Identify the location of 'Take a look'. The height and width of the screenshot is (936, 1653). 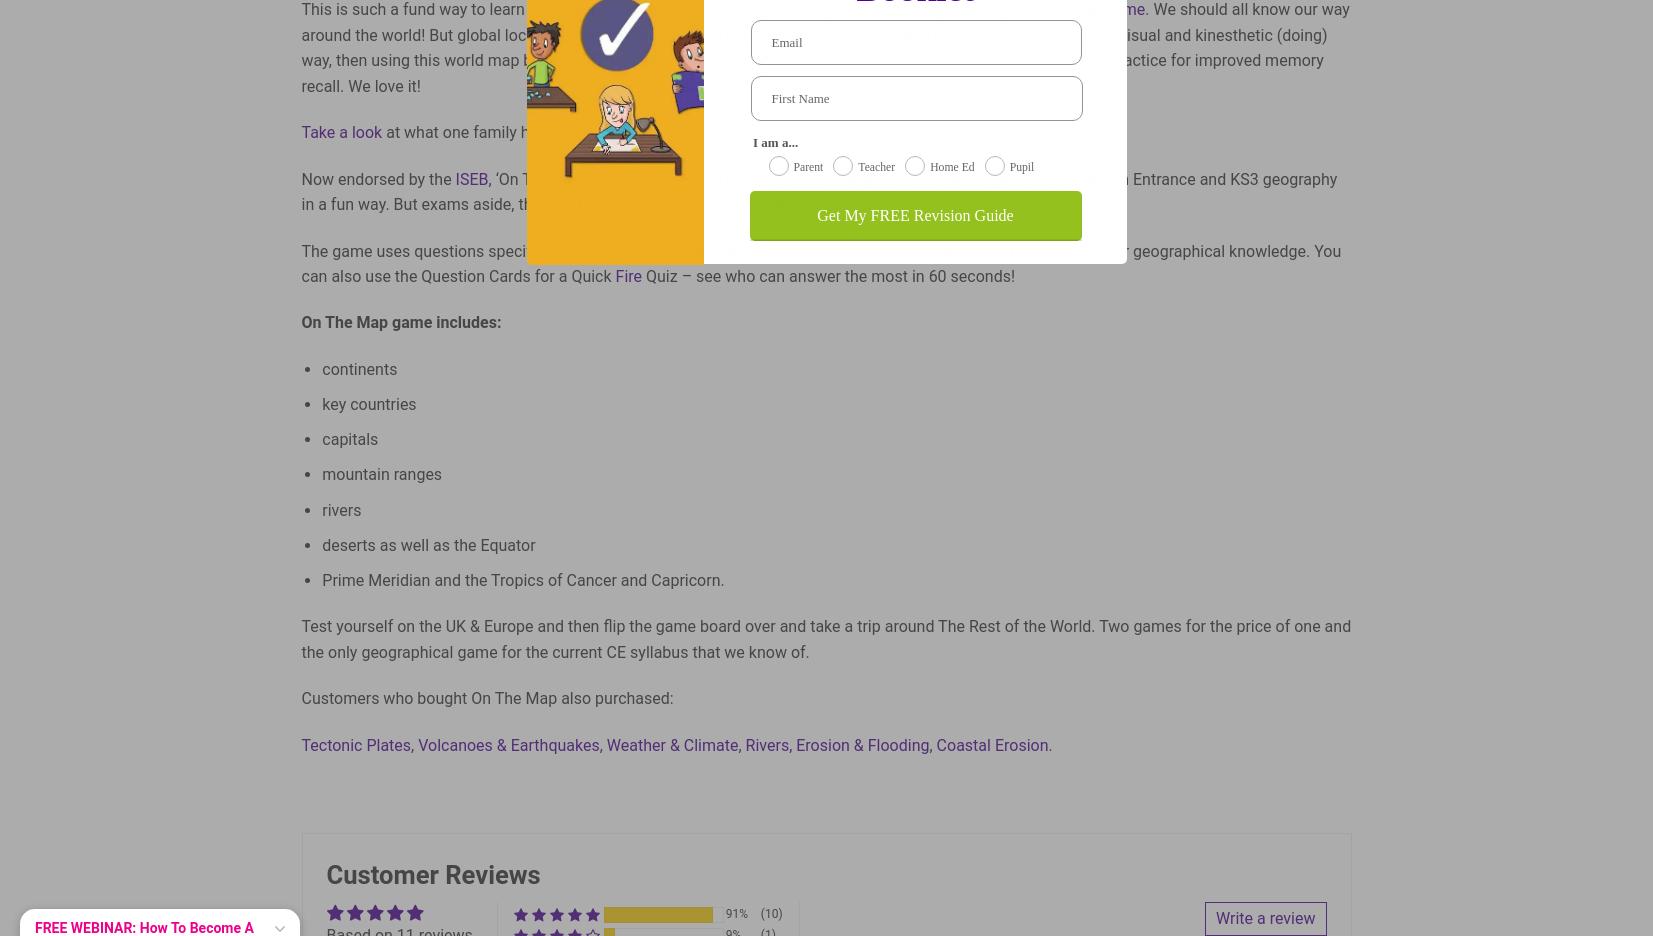
(340, 132).